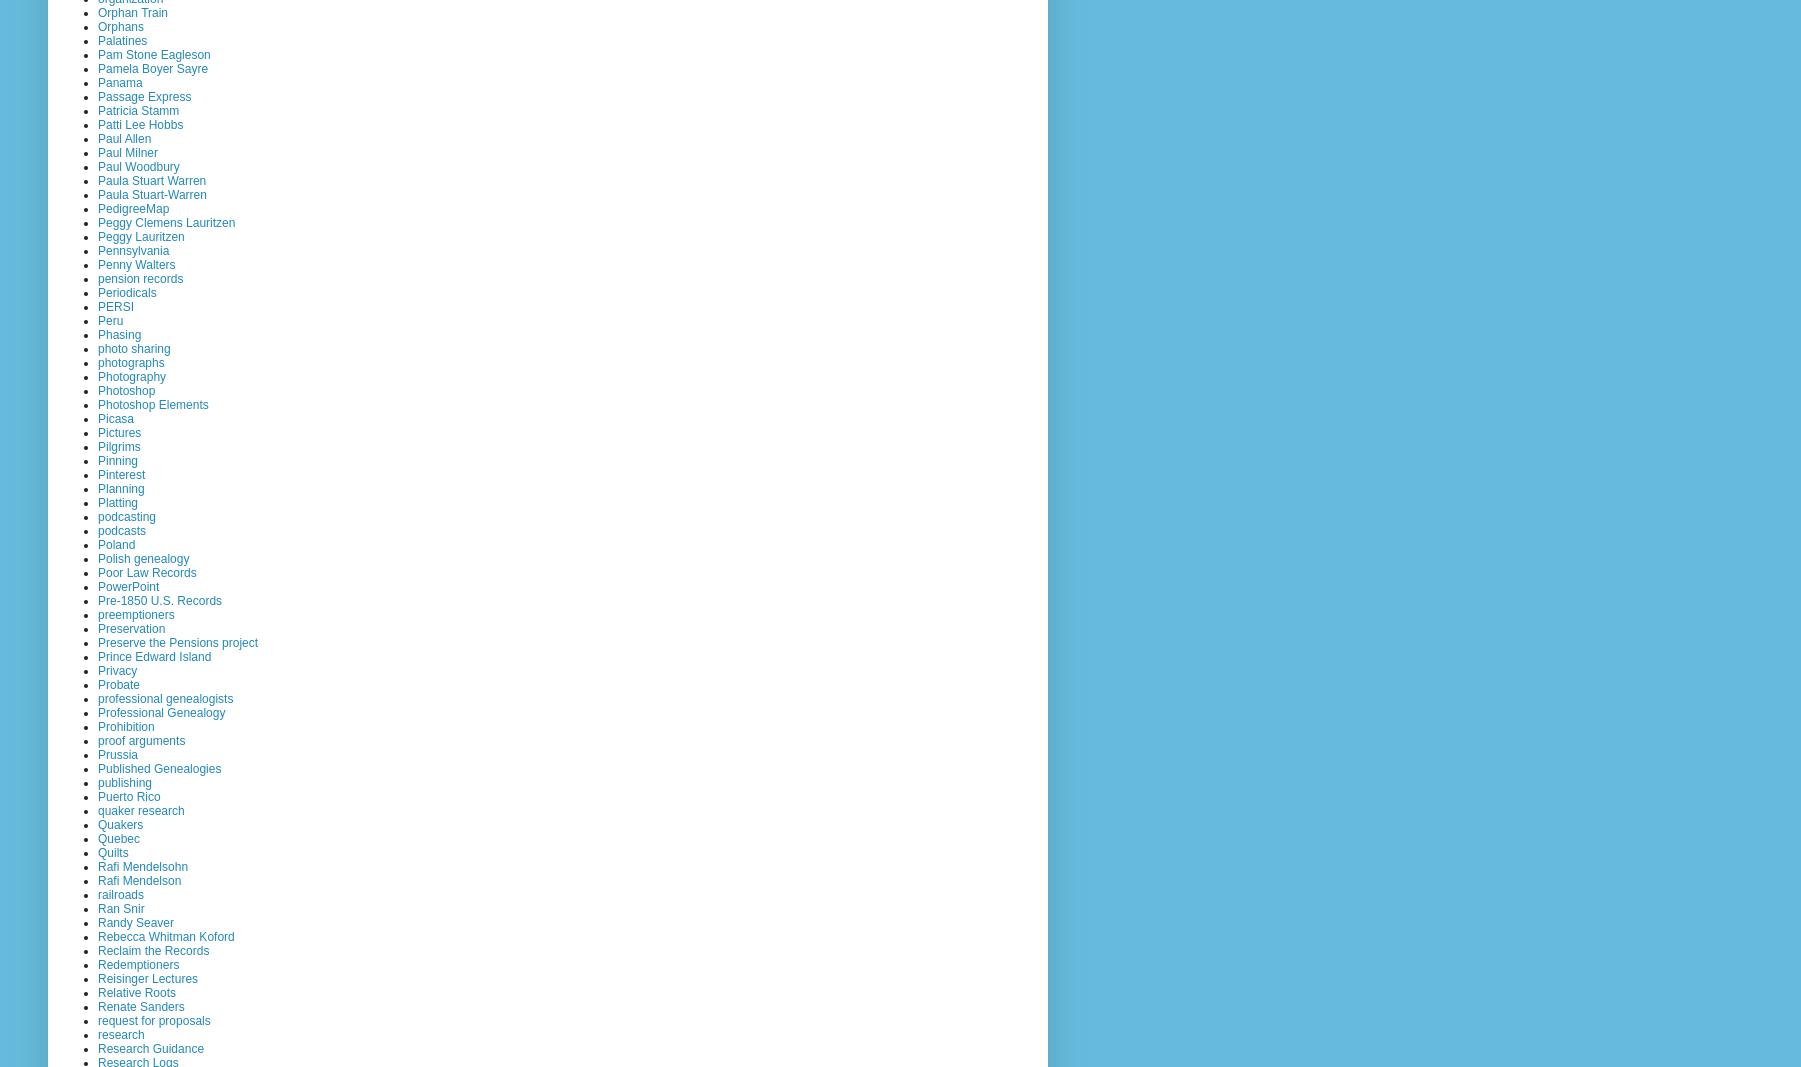 The height and width of the screenshot is (1067, 1801). I want to click on 'Research Guidance', so click(150, 1048).